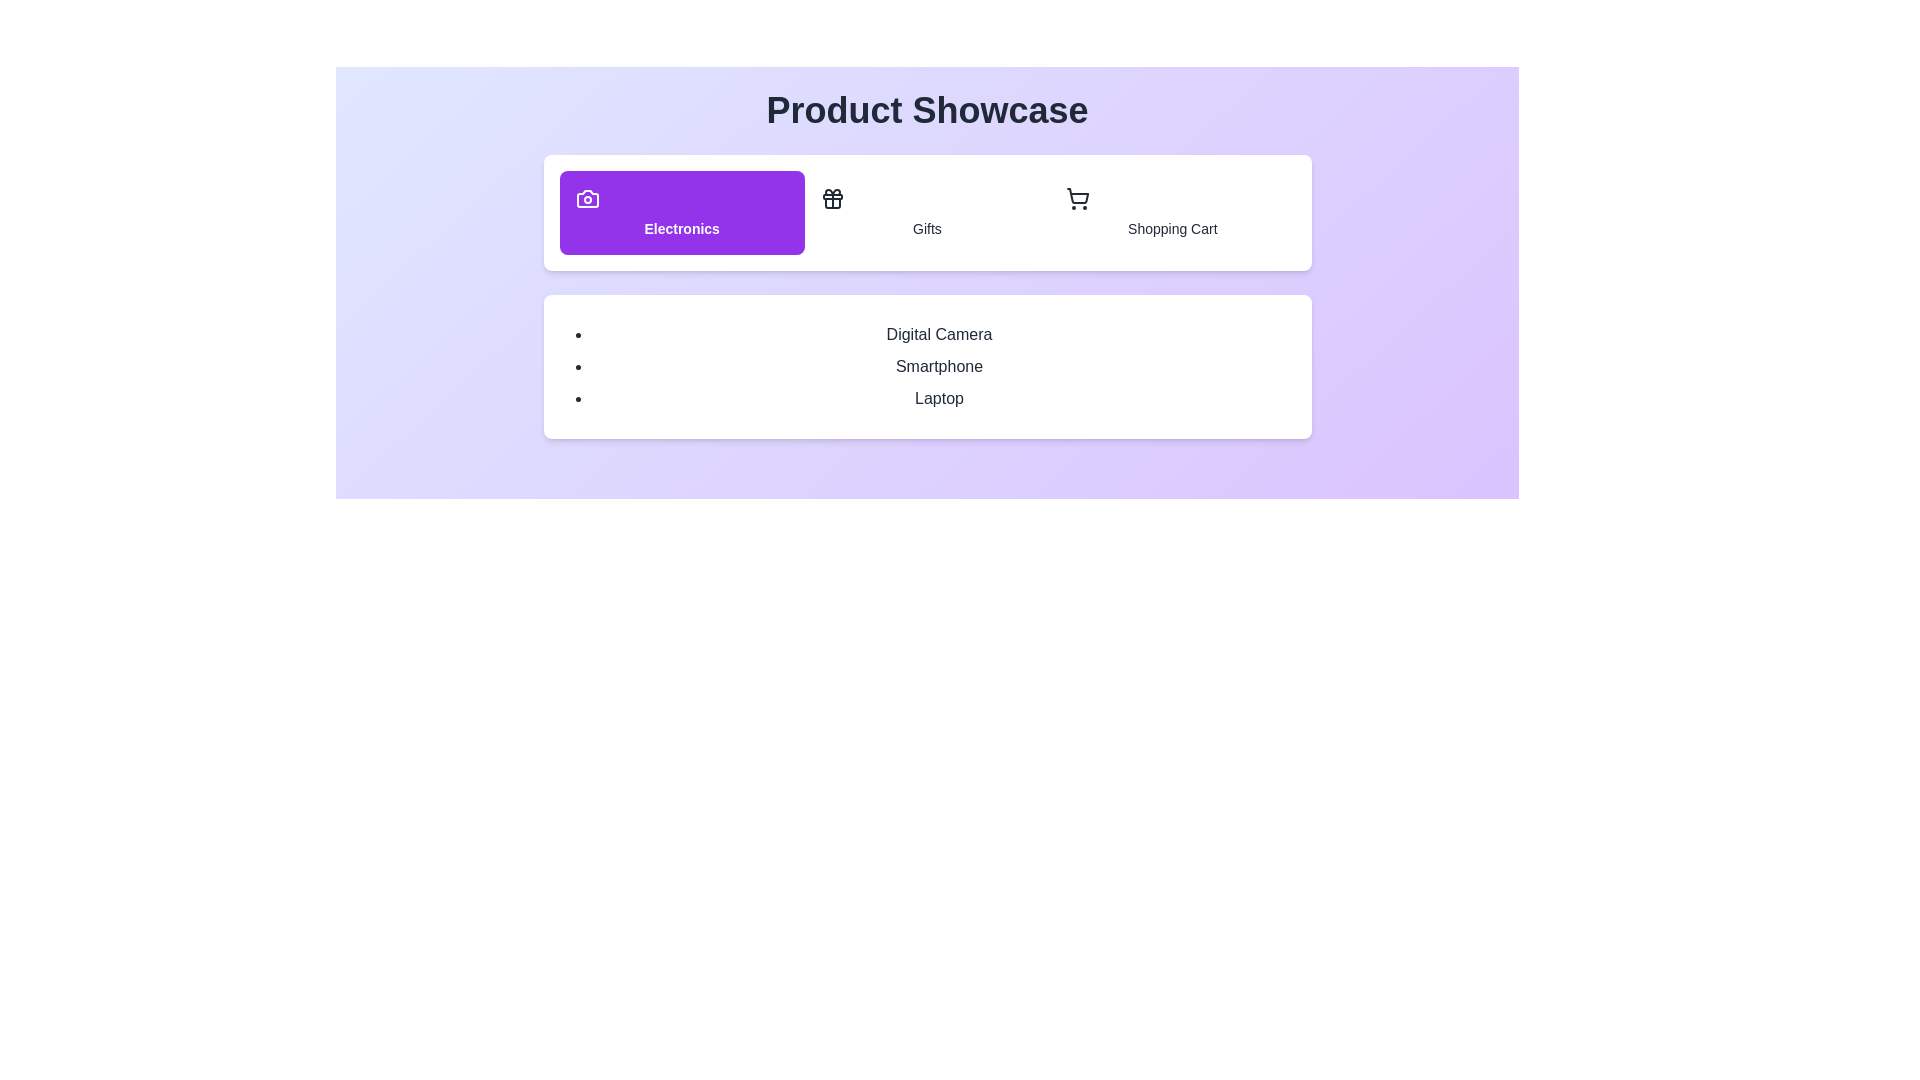  What do you see at coordinates (926, 366) in the screenshot?
I see `the vertical list item in the product categories card, which includes 'Digital Camera', 'Smartphone', and 'Laptop', for navigation or interaction` at bounding box center [926, 366].